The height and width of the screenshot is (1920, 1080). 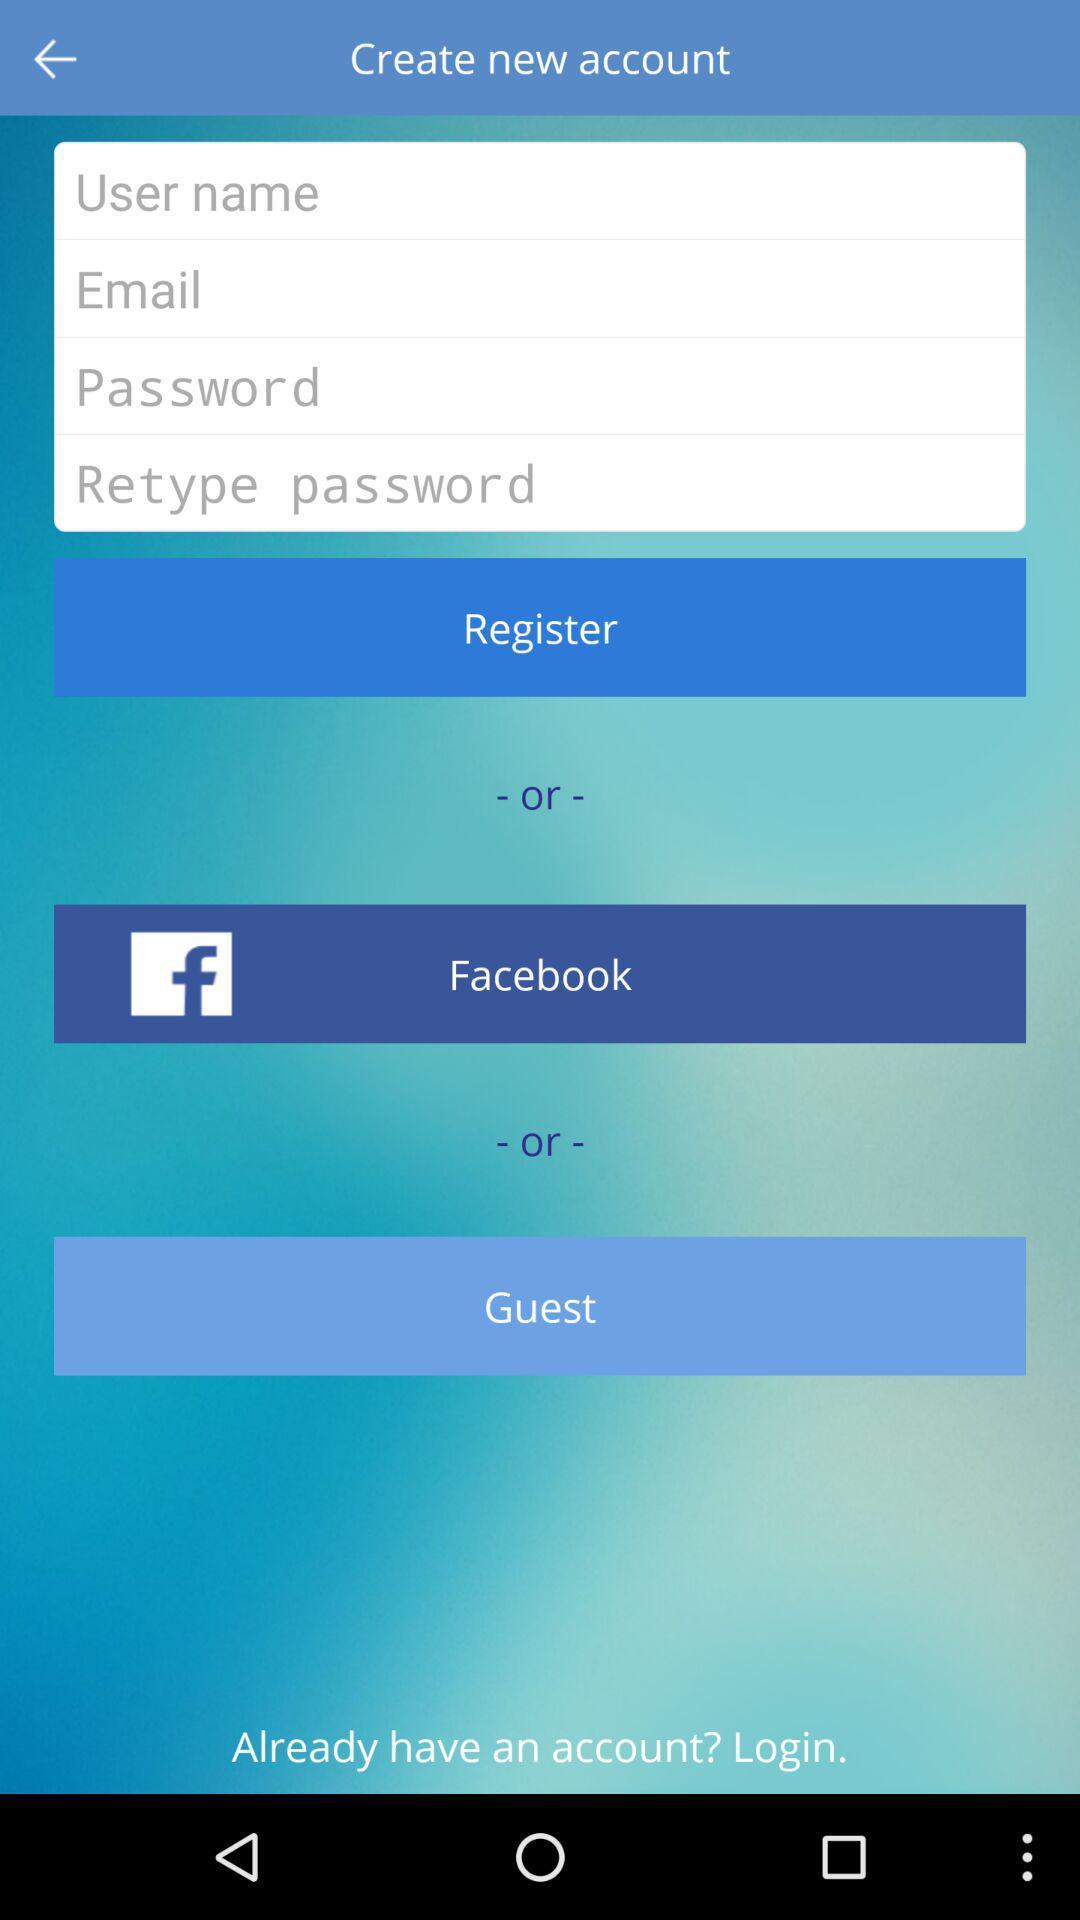 What do you see at coordinates (540, 626) in the screenshot?
I see `the register item` at bounding box center [540, 626].